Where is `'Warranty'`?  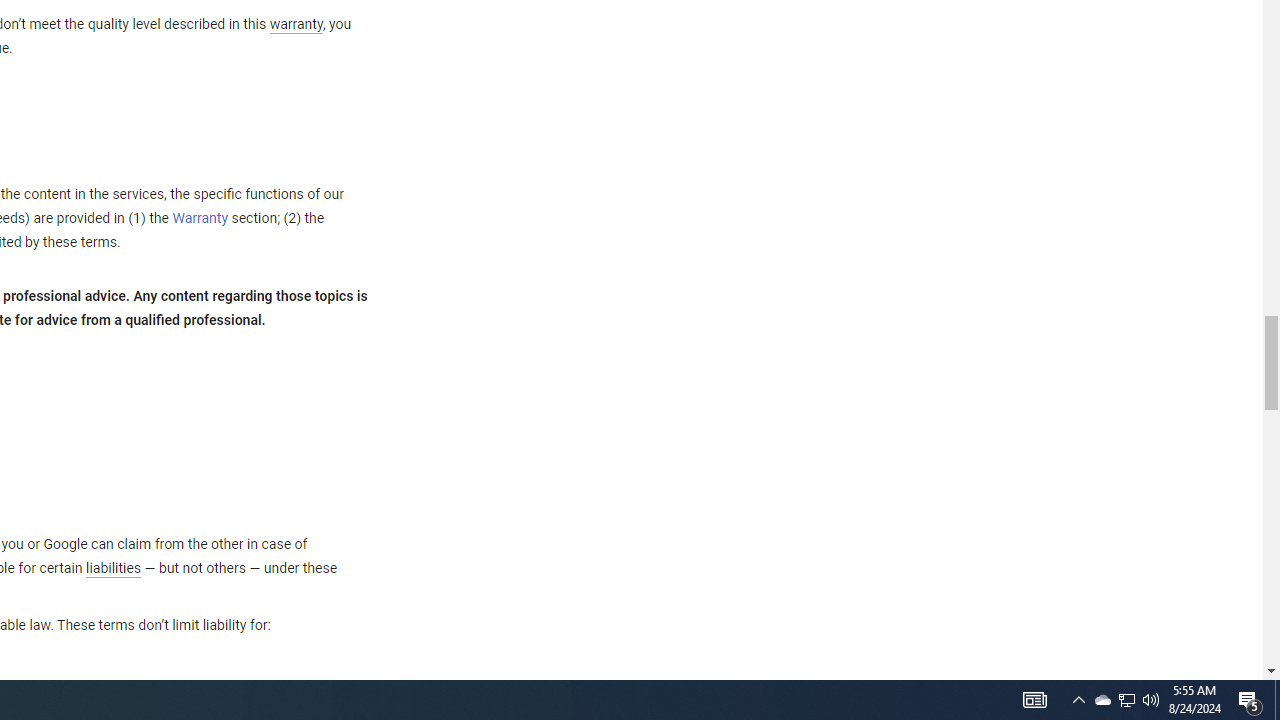 'Warranty' is located at coordinates (200, 219).